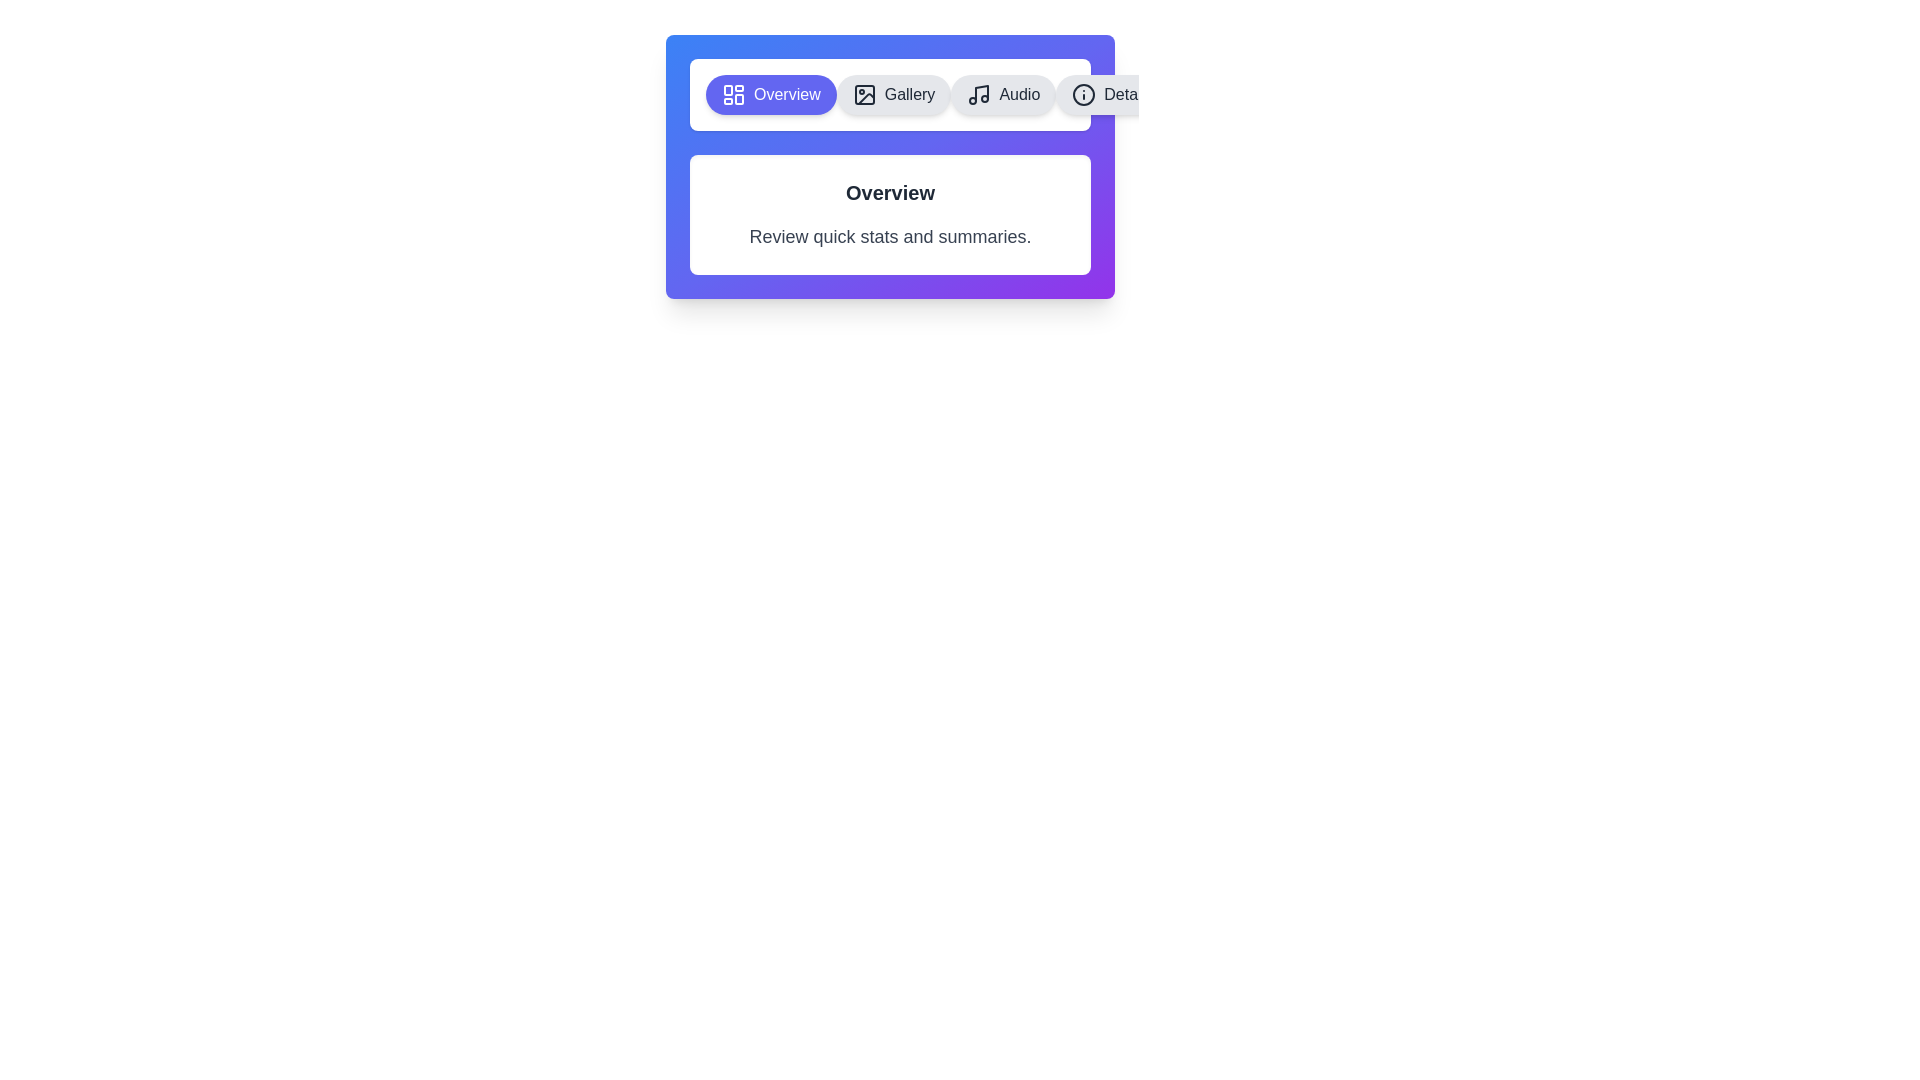 The height and width of the screenshot is (1080, 1920). Describe the element at coordinates (1003, 95) in the screenshot. I see `the tab labeled Audio` at that location.